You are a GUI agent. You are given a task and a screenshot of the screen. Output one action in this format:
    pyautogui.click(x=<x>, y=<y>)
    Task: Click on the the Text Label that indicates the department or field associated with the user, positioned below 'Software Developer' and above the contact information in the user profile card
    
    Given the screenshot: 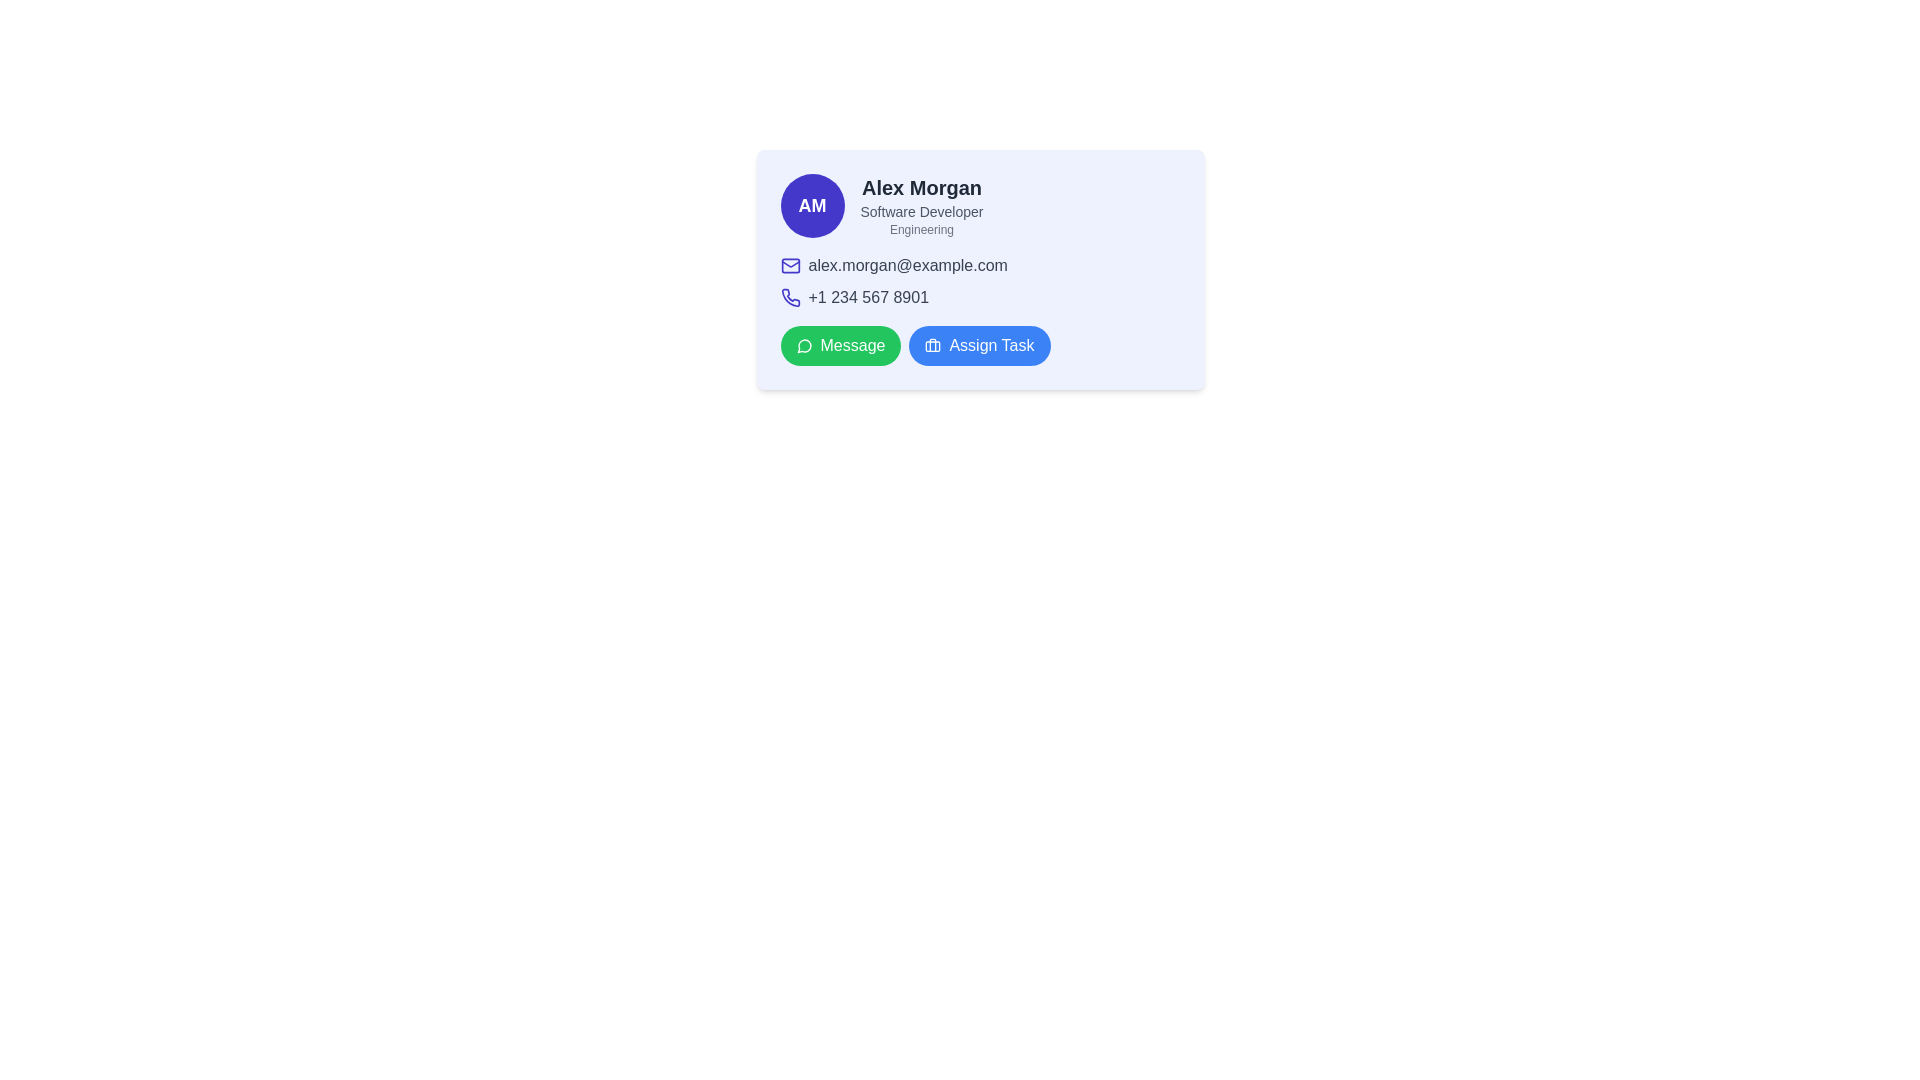 What is the action you would take?
    pyautogui.click(x=920, y=229)
    